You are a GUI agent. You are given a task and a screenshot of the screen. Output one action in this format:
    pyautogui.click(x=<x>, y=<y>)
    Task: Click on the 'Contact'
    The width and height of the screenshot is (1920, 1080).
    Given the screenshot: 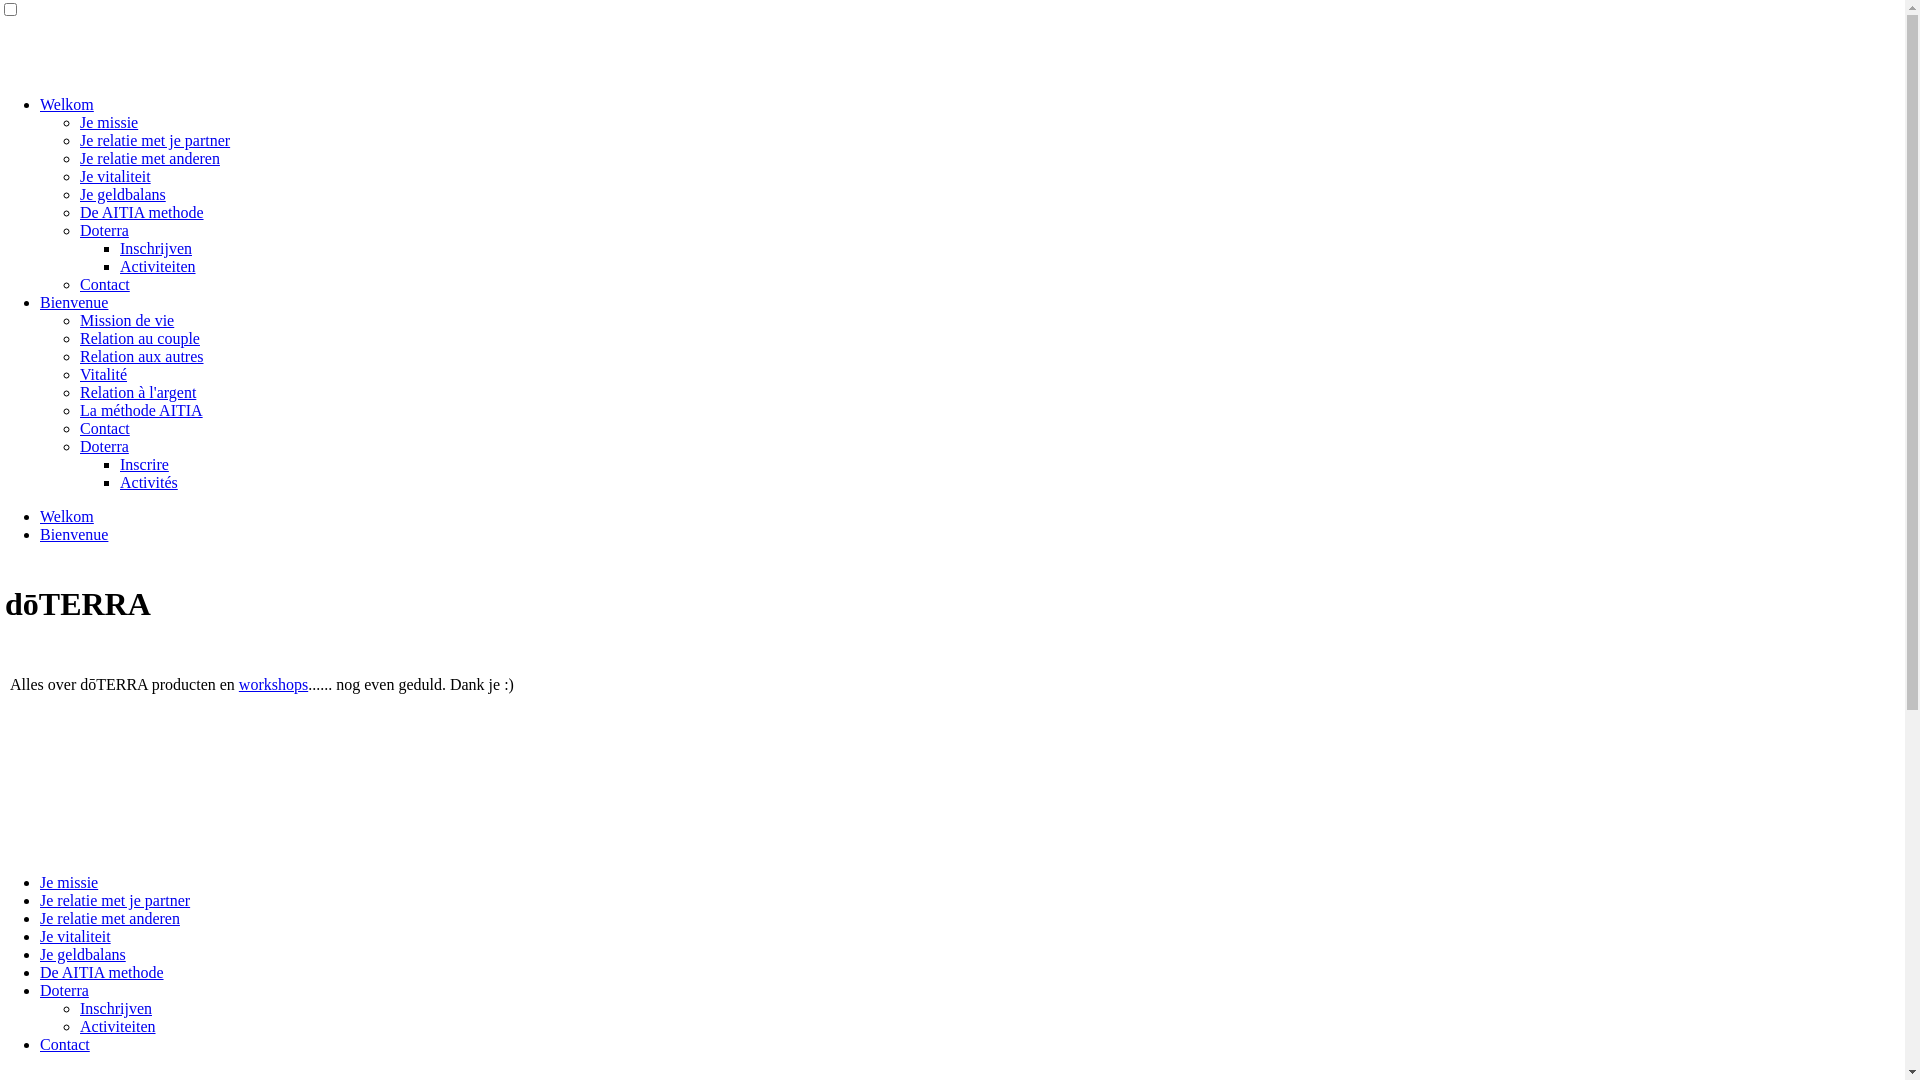 What is the action you would take?
    pyautogui.click(x=65, y=1043)
    